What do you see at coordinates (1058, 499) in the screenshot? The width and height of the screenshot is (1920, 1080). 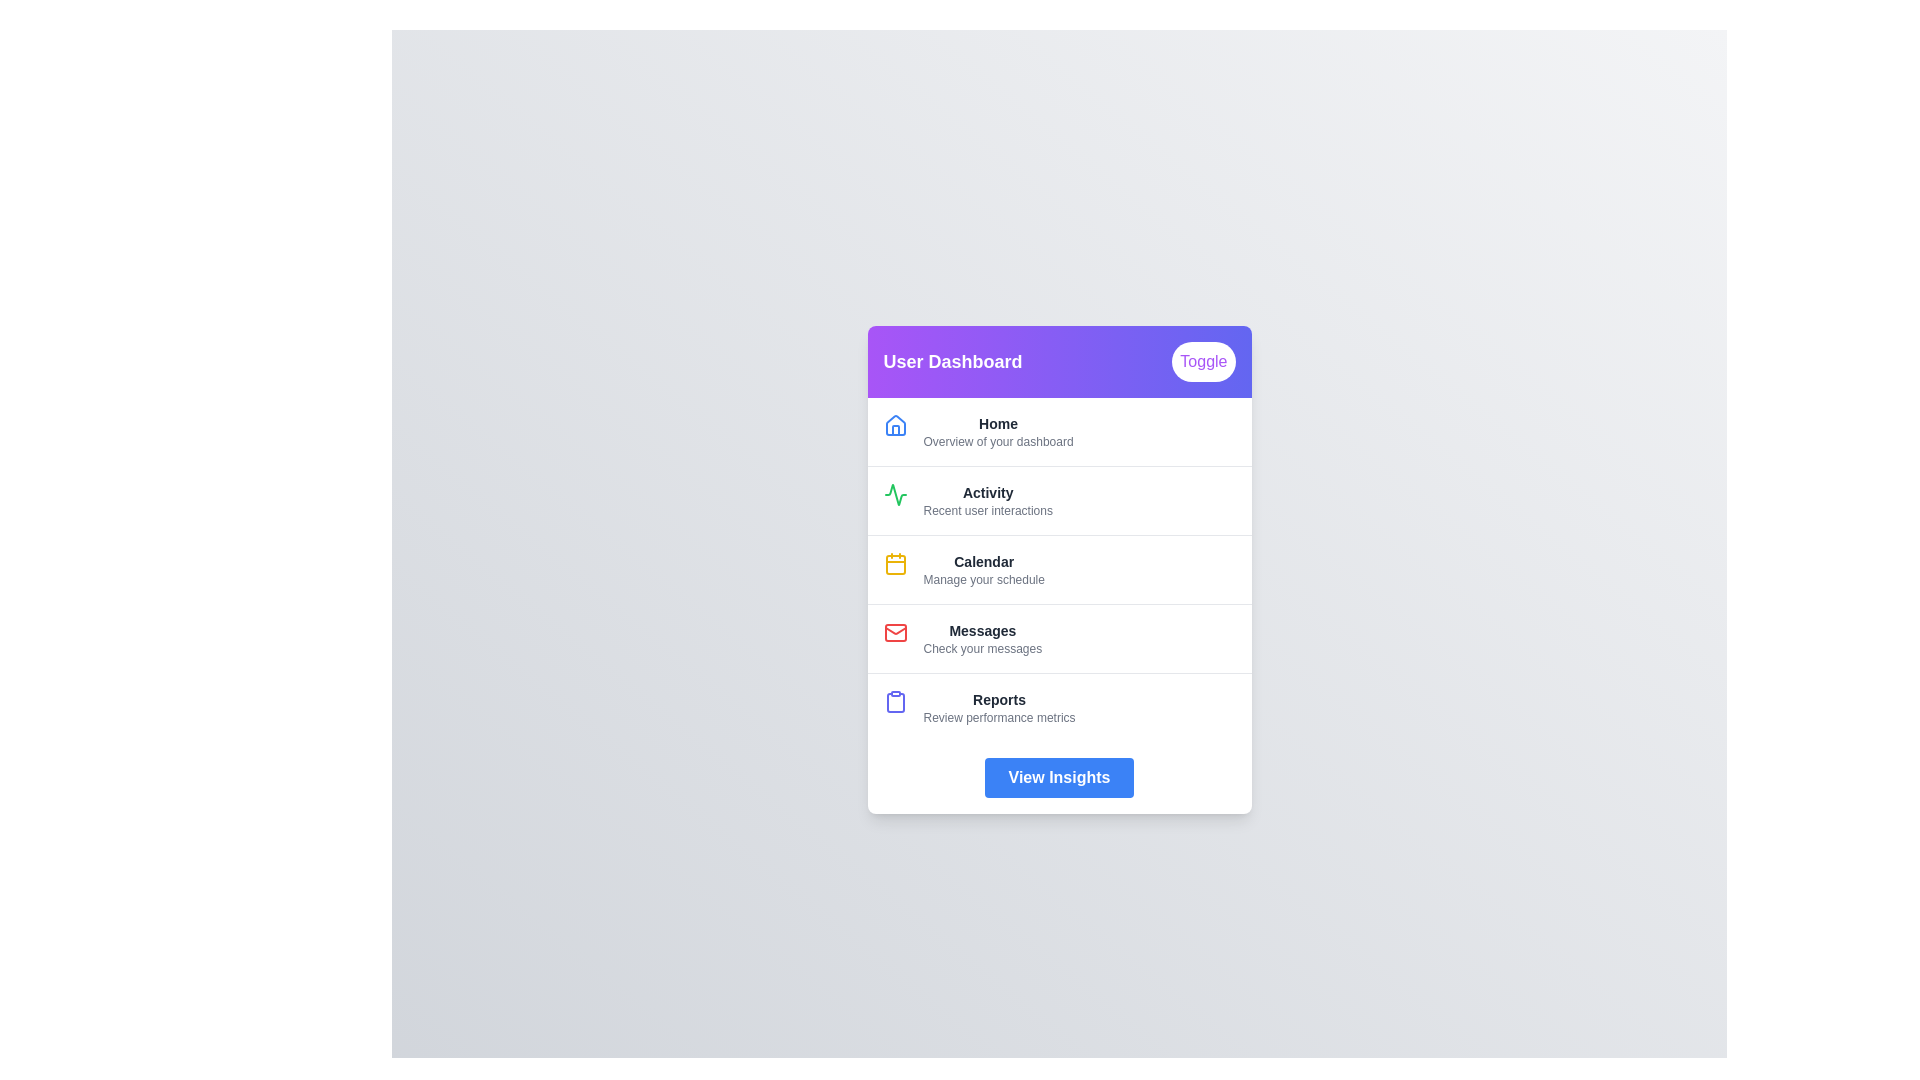 I see `the menu item corresponding to Activity` at bounding box center [1058, 499].